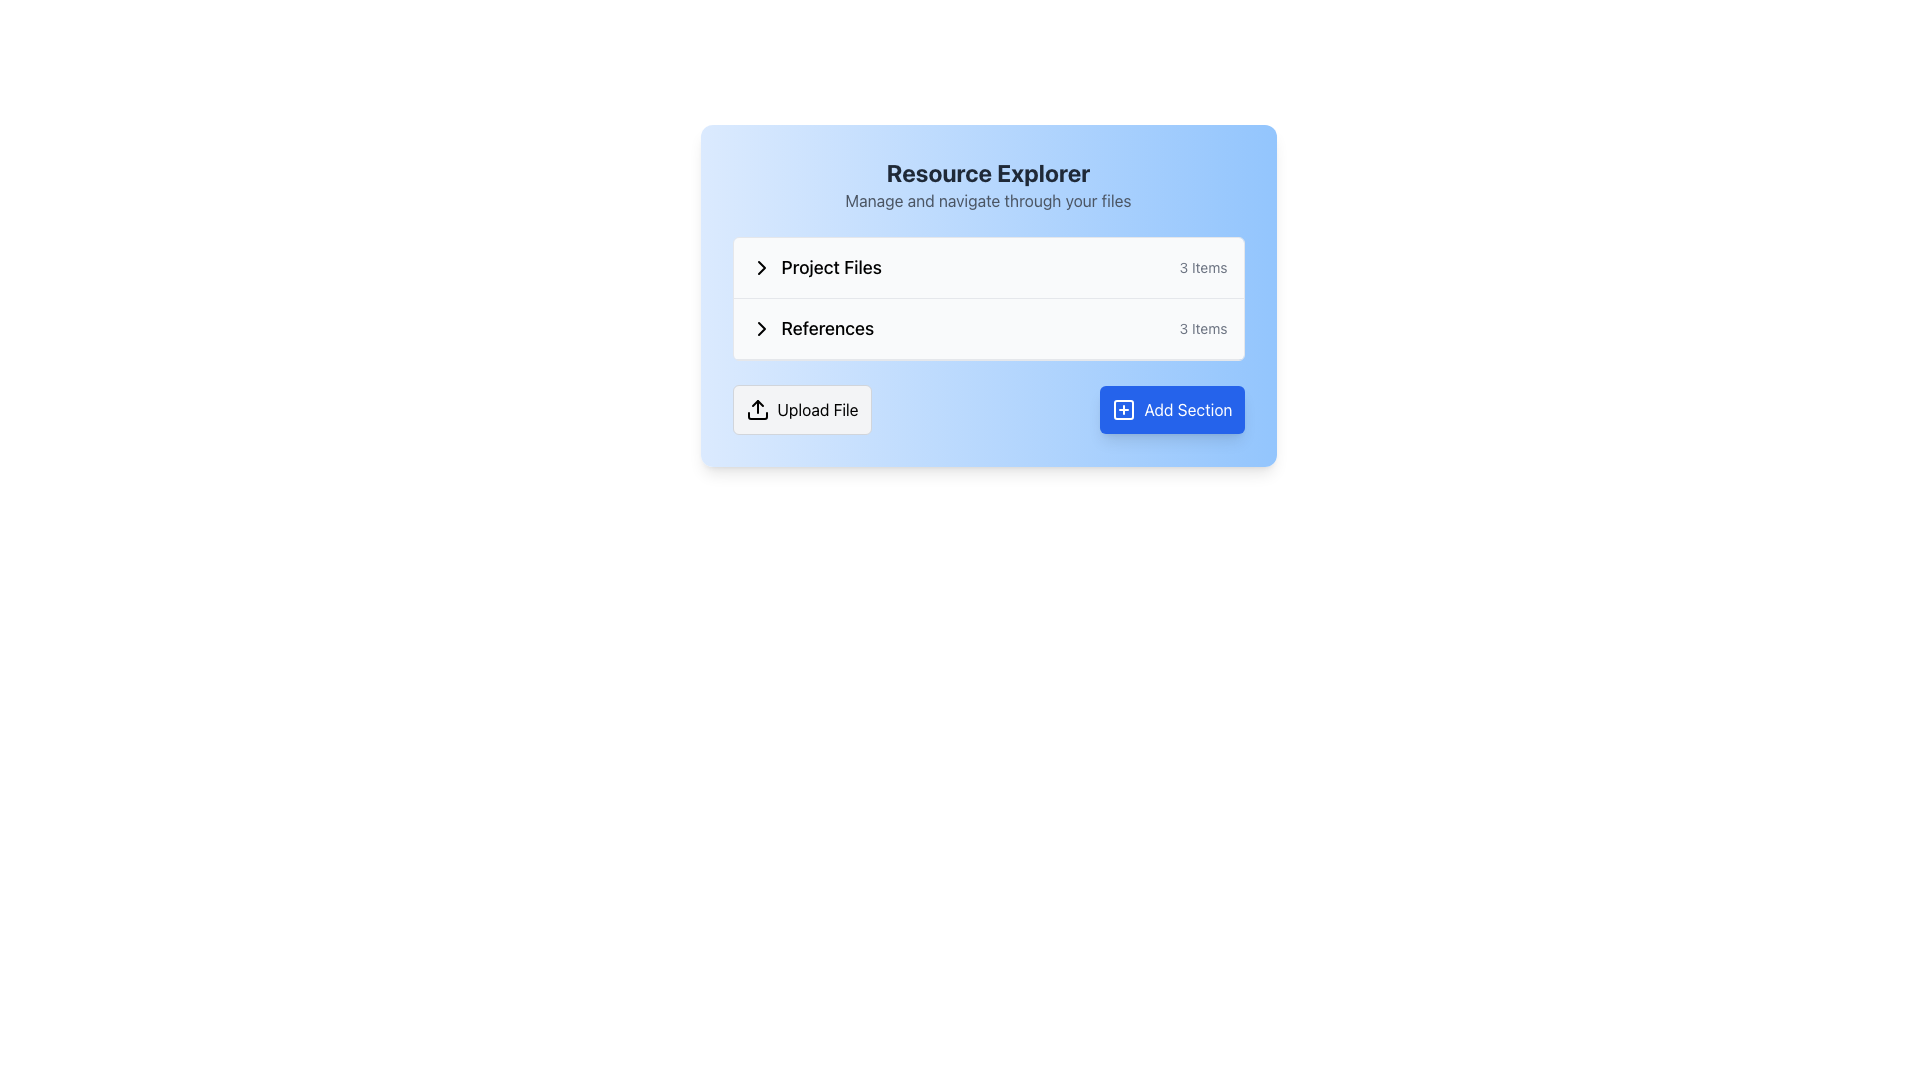 This screenshot has height=1080, width=1920. I want to click on the 'Project Files' text label with a right-facing chevron icon located in the first row of the Resource Explorer interface, so click(815, 266).